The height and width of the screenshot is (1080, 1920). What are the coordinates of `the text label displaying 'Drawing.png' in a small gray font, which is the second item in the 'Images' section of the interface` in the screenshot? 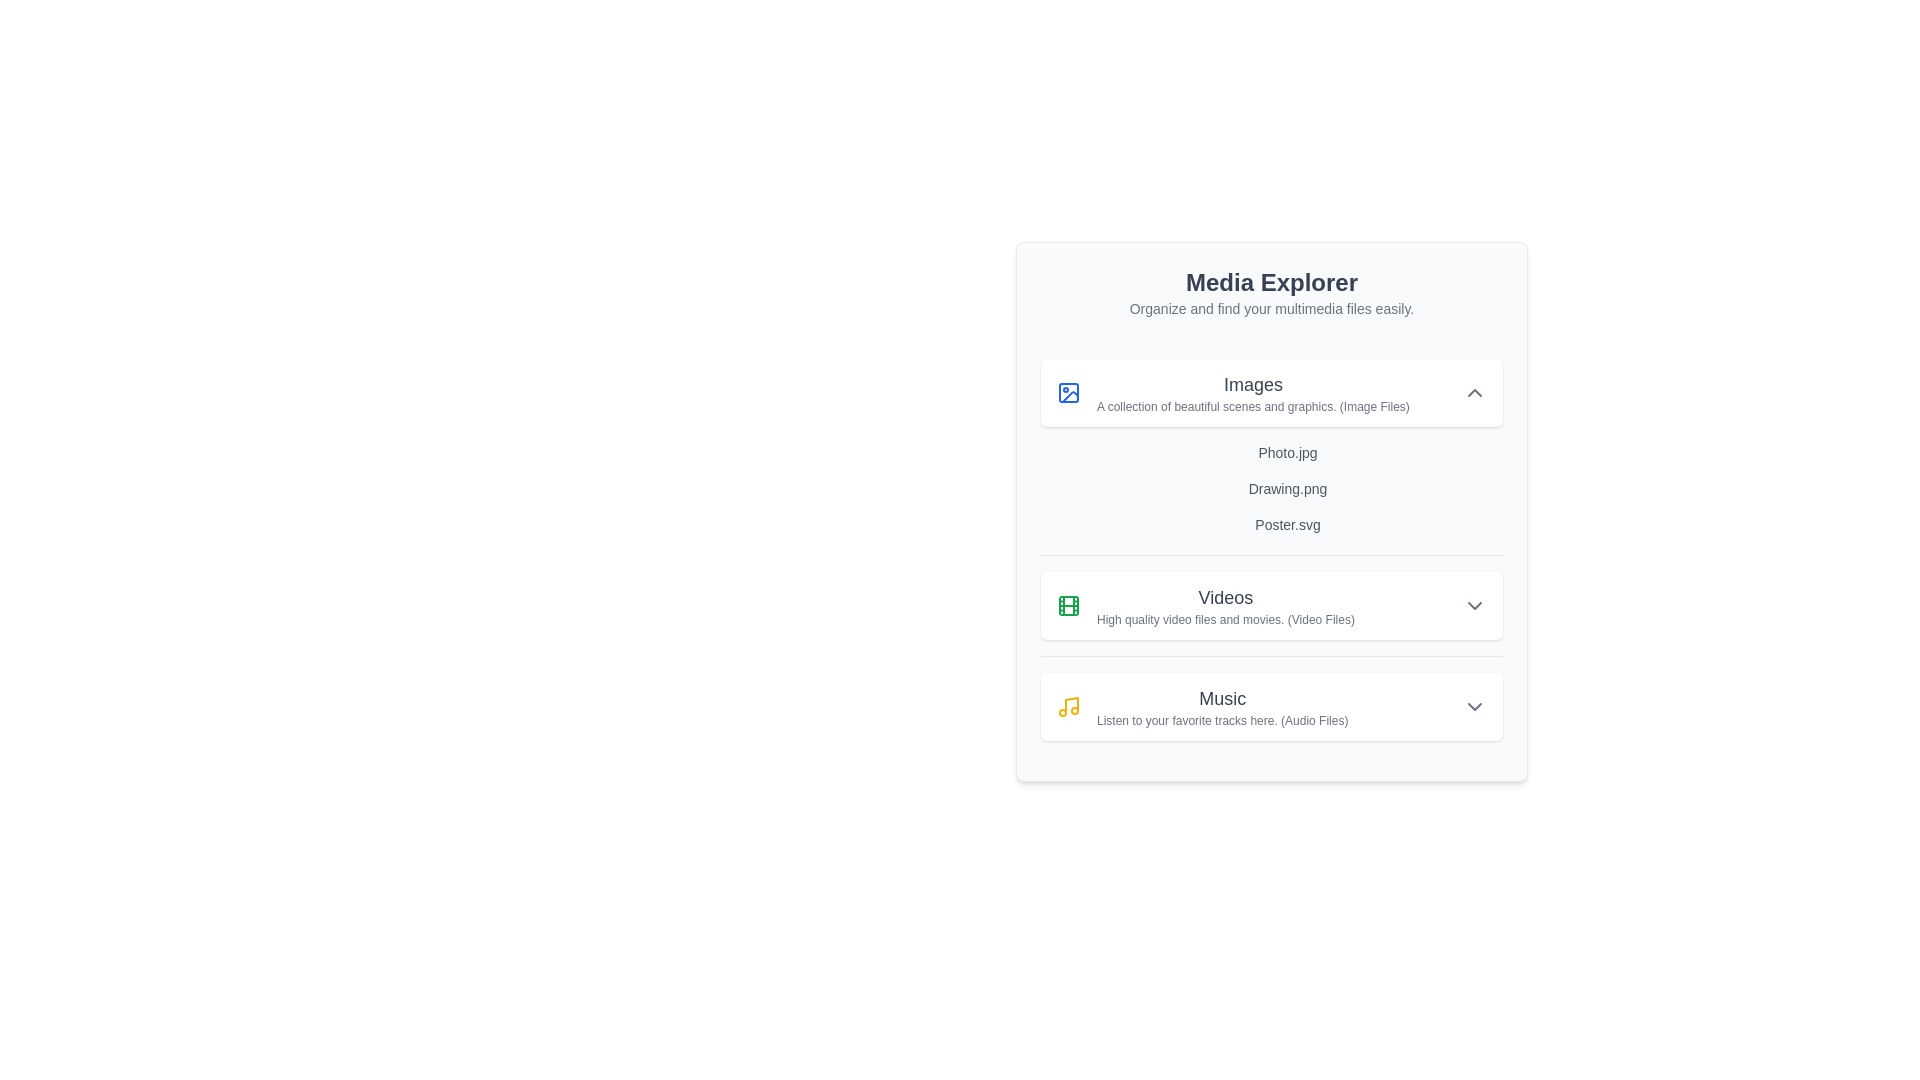 It's located at (1287, 489).